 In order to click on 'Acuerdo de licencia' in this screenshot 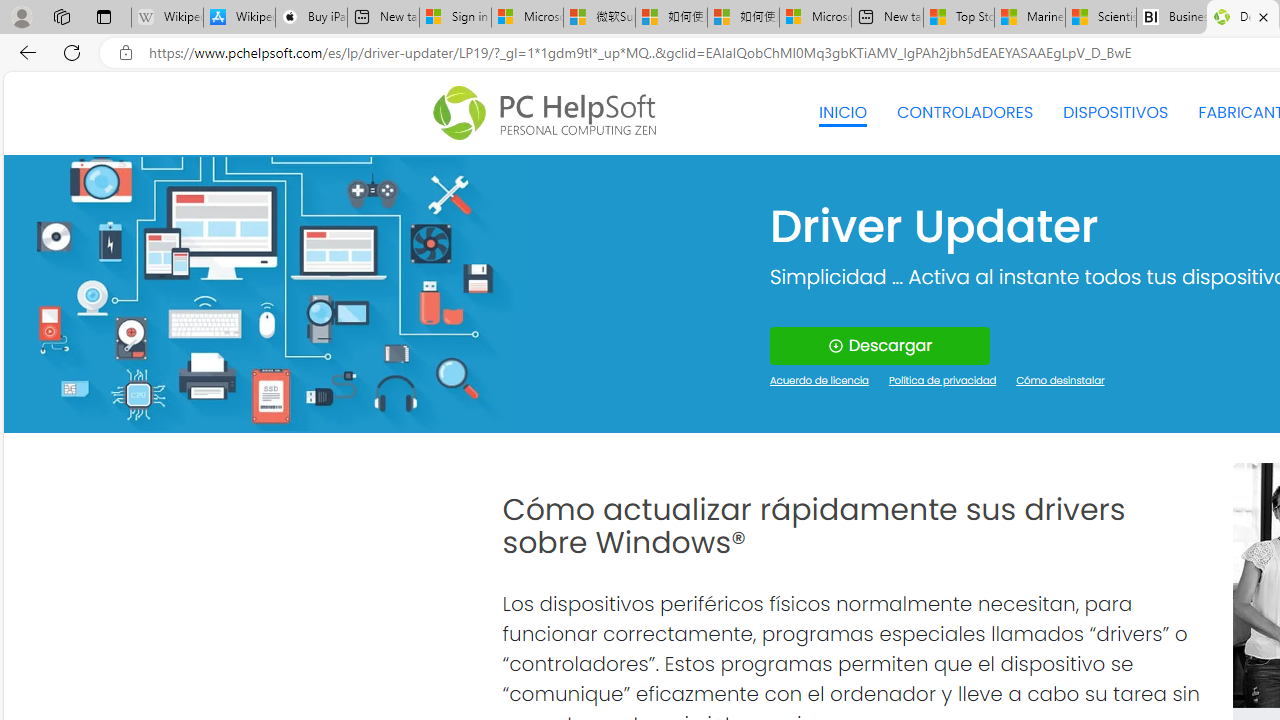, I will do `click(819, 381)`.